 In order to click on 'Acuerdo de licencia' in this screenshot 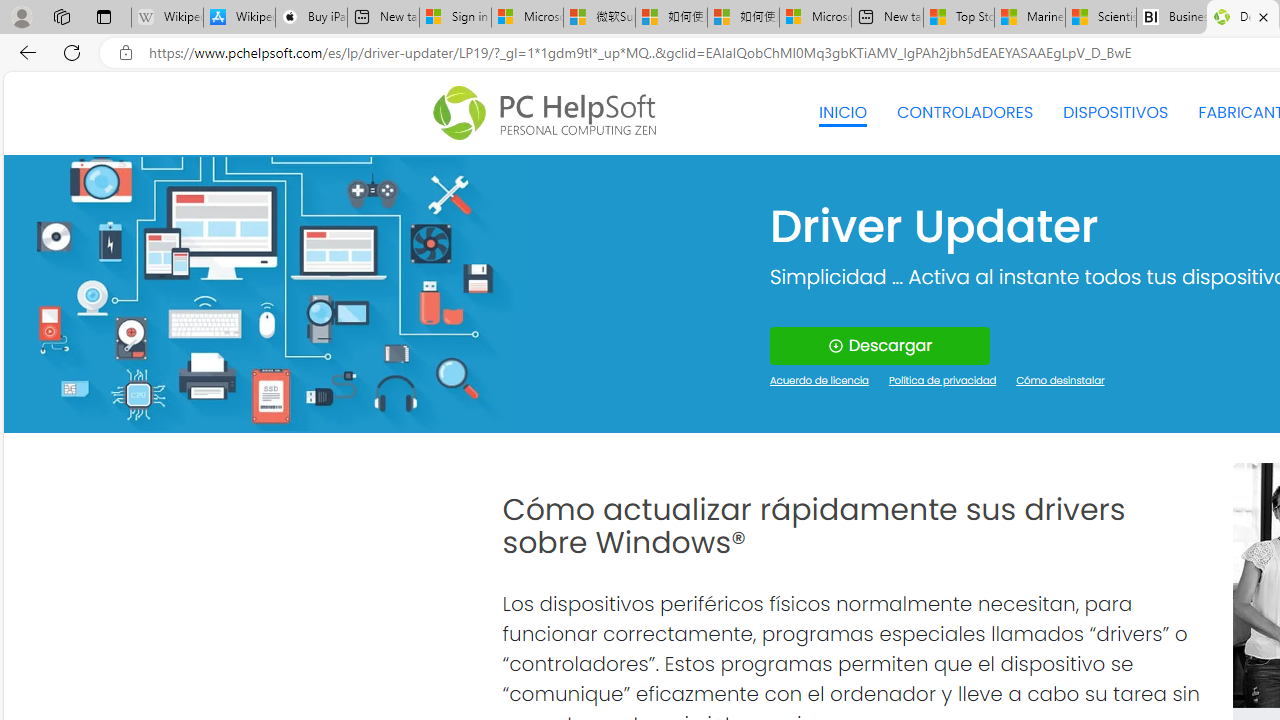, I will do `click(819, 381)`.